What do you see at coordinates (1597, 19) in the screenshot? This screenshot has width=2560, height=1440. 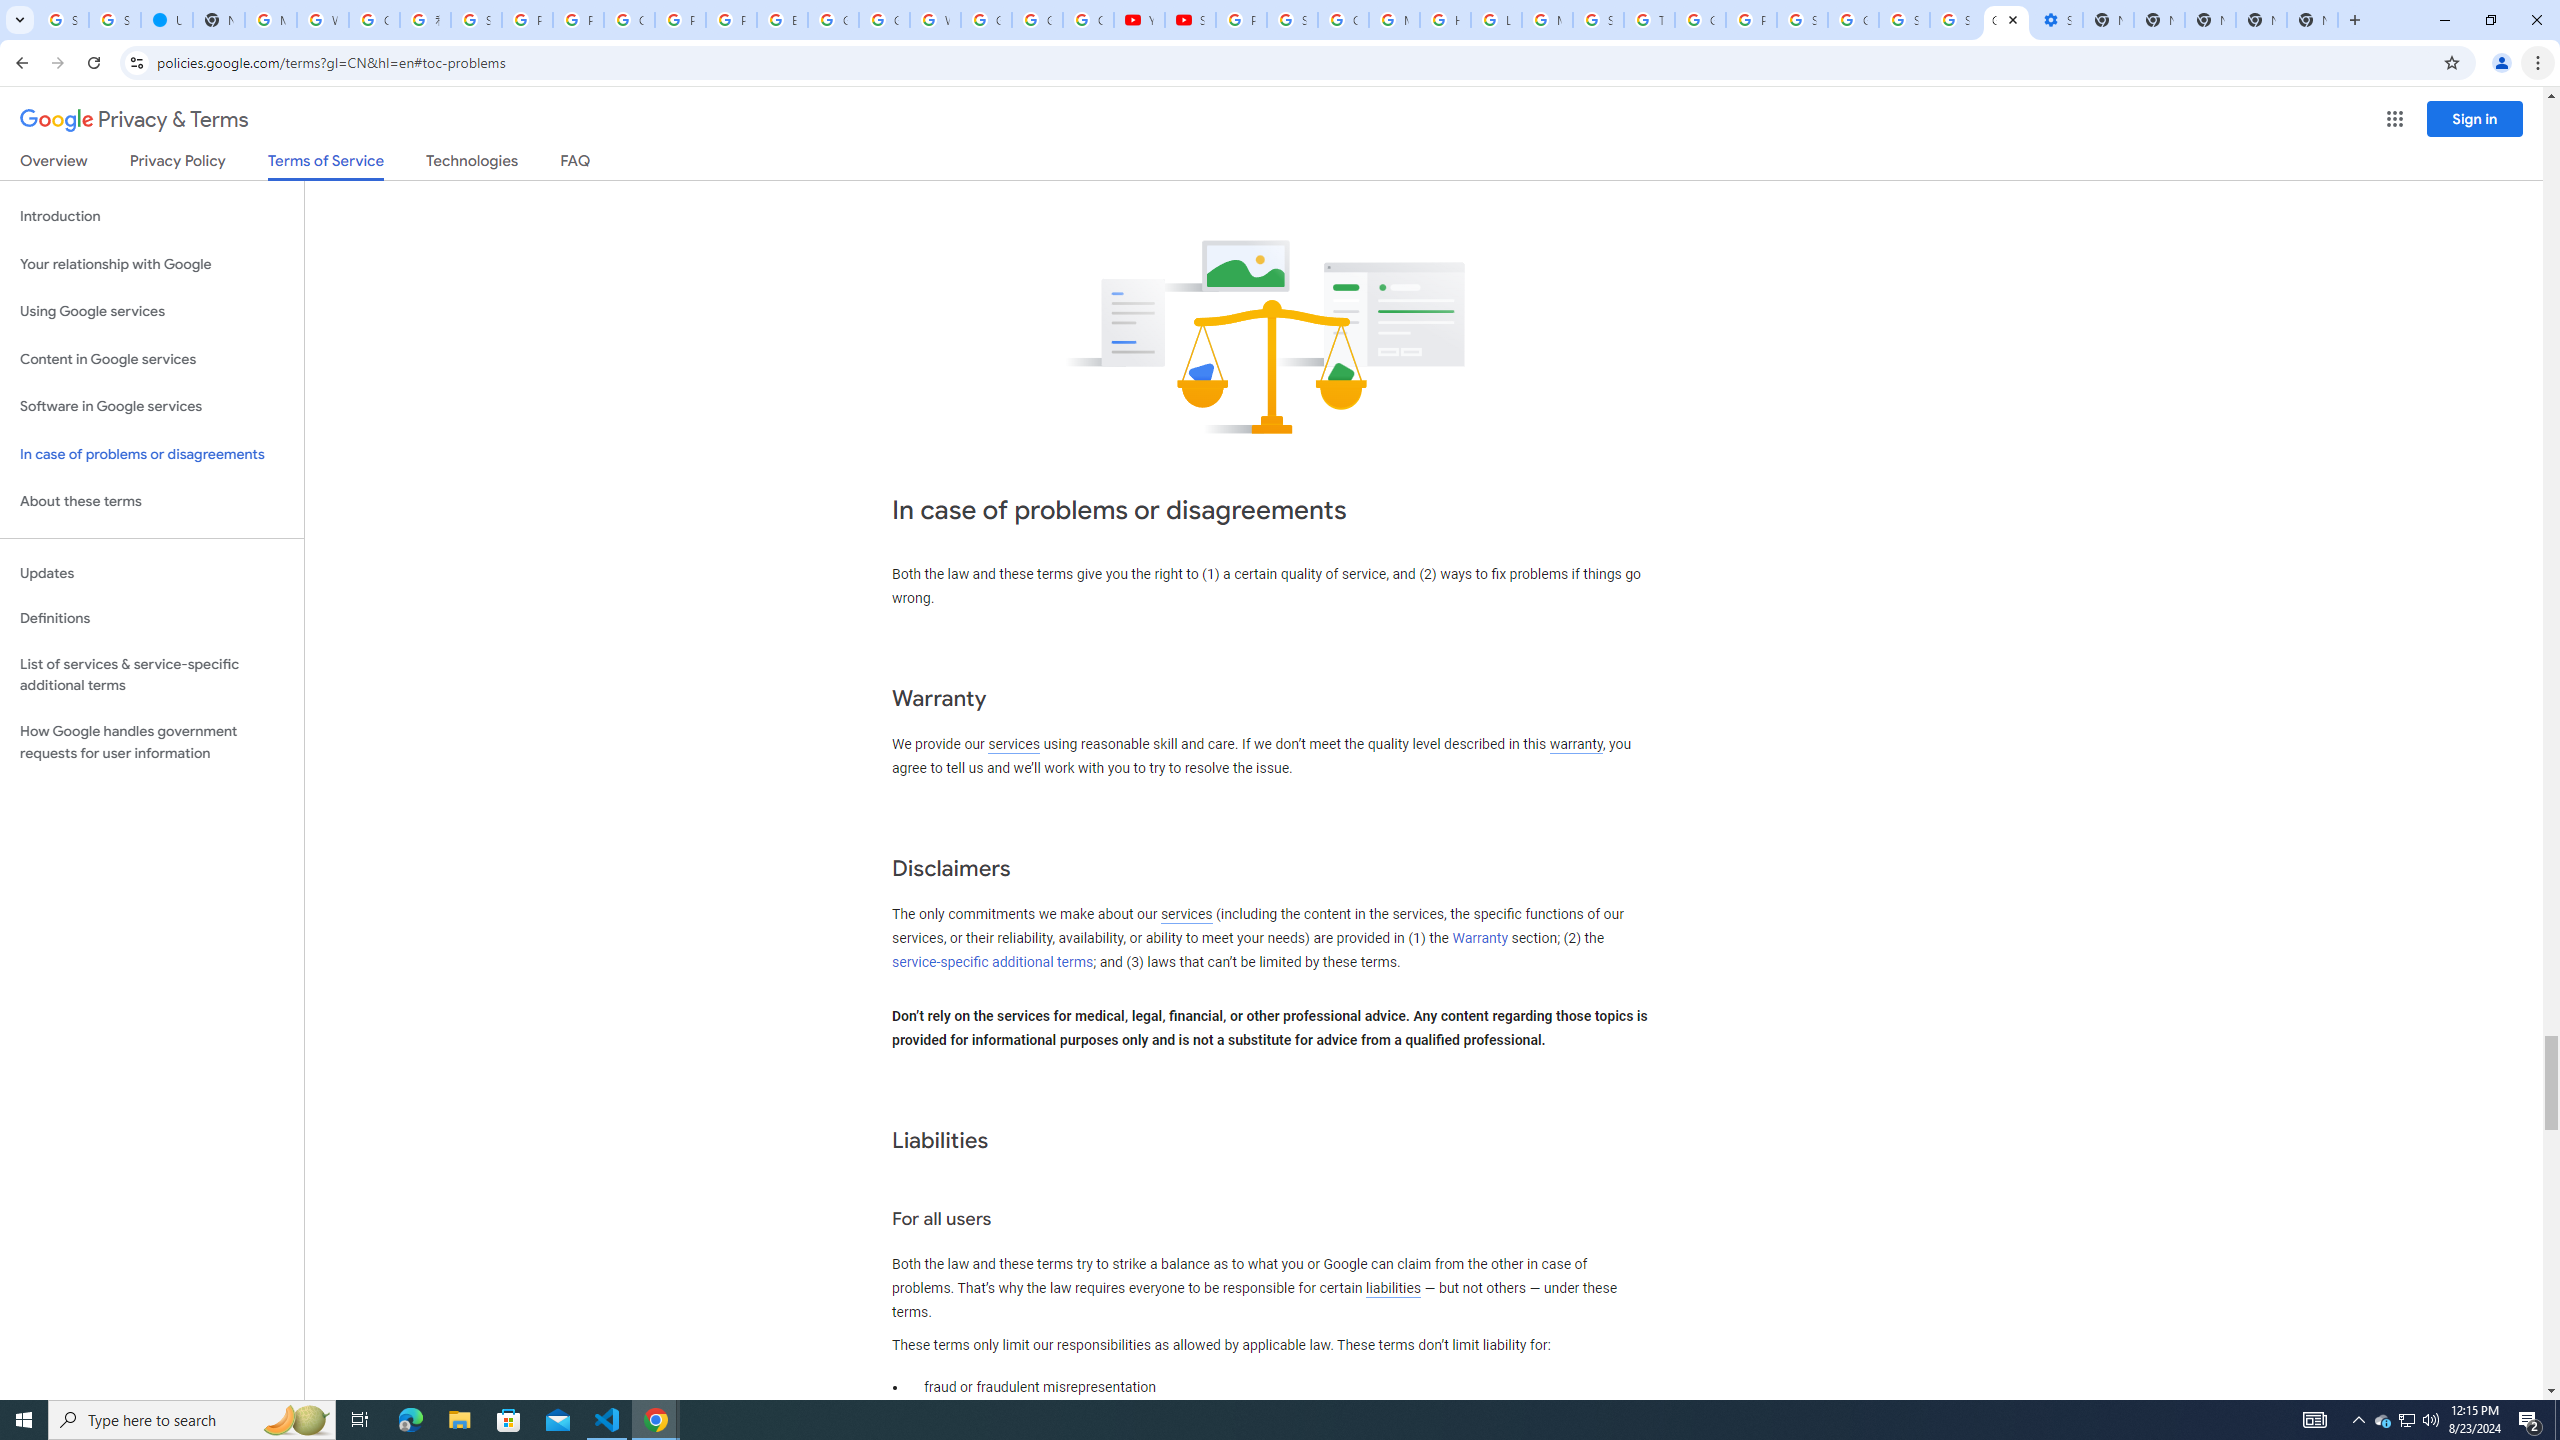 I see `'Search our Doodle Library Collection - Google Doodles'` at bounding box center [1597, 19].